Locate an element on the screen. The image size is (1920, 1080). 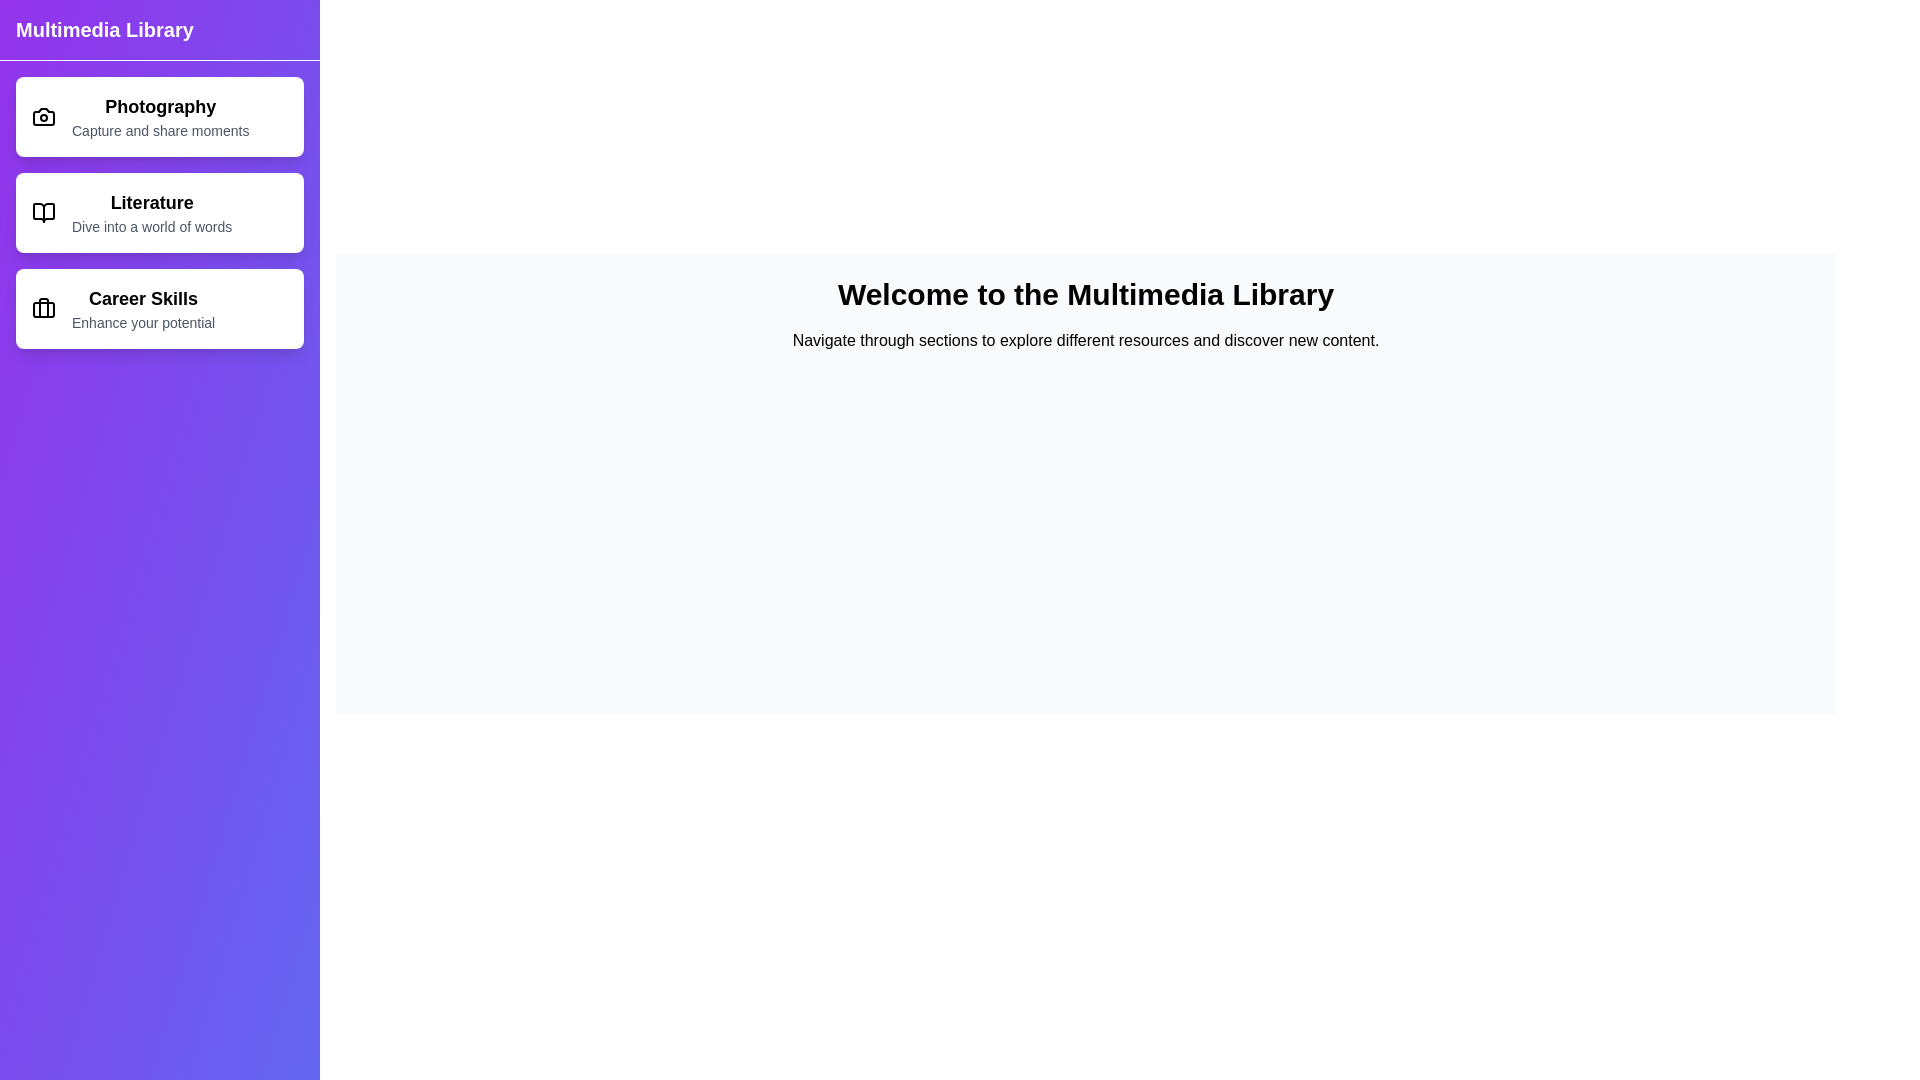
the Literature section to view its details is located at coordinates (158, 212).